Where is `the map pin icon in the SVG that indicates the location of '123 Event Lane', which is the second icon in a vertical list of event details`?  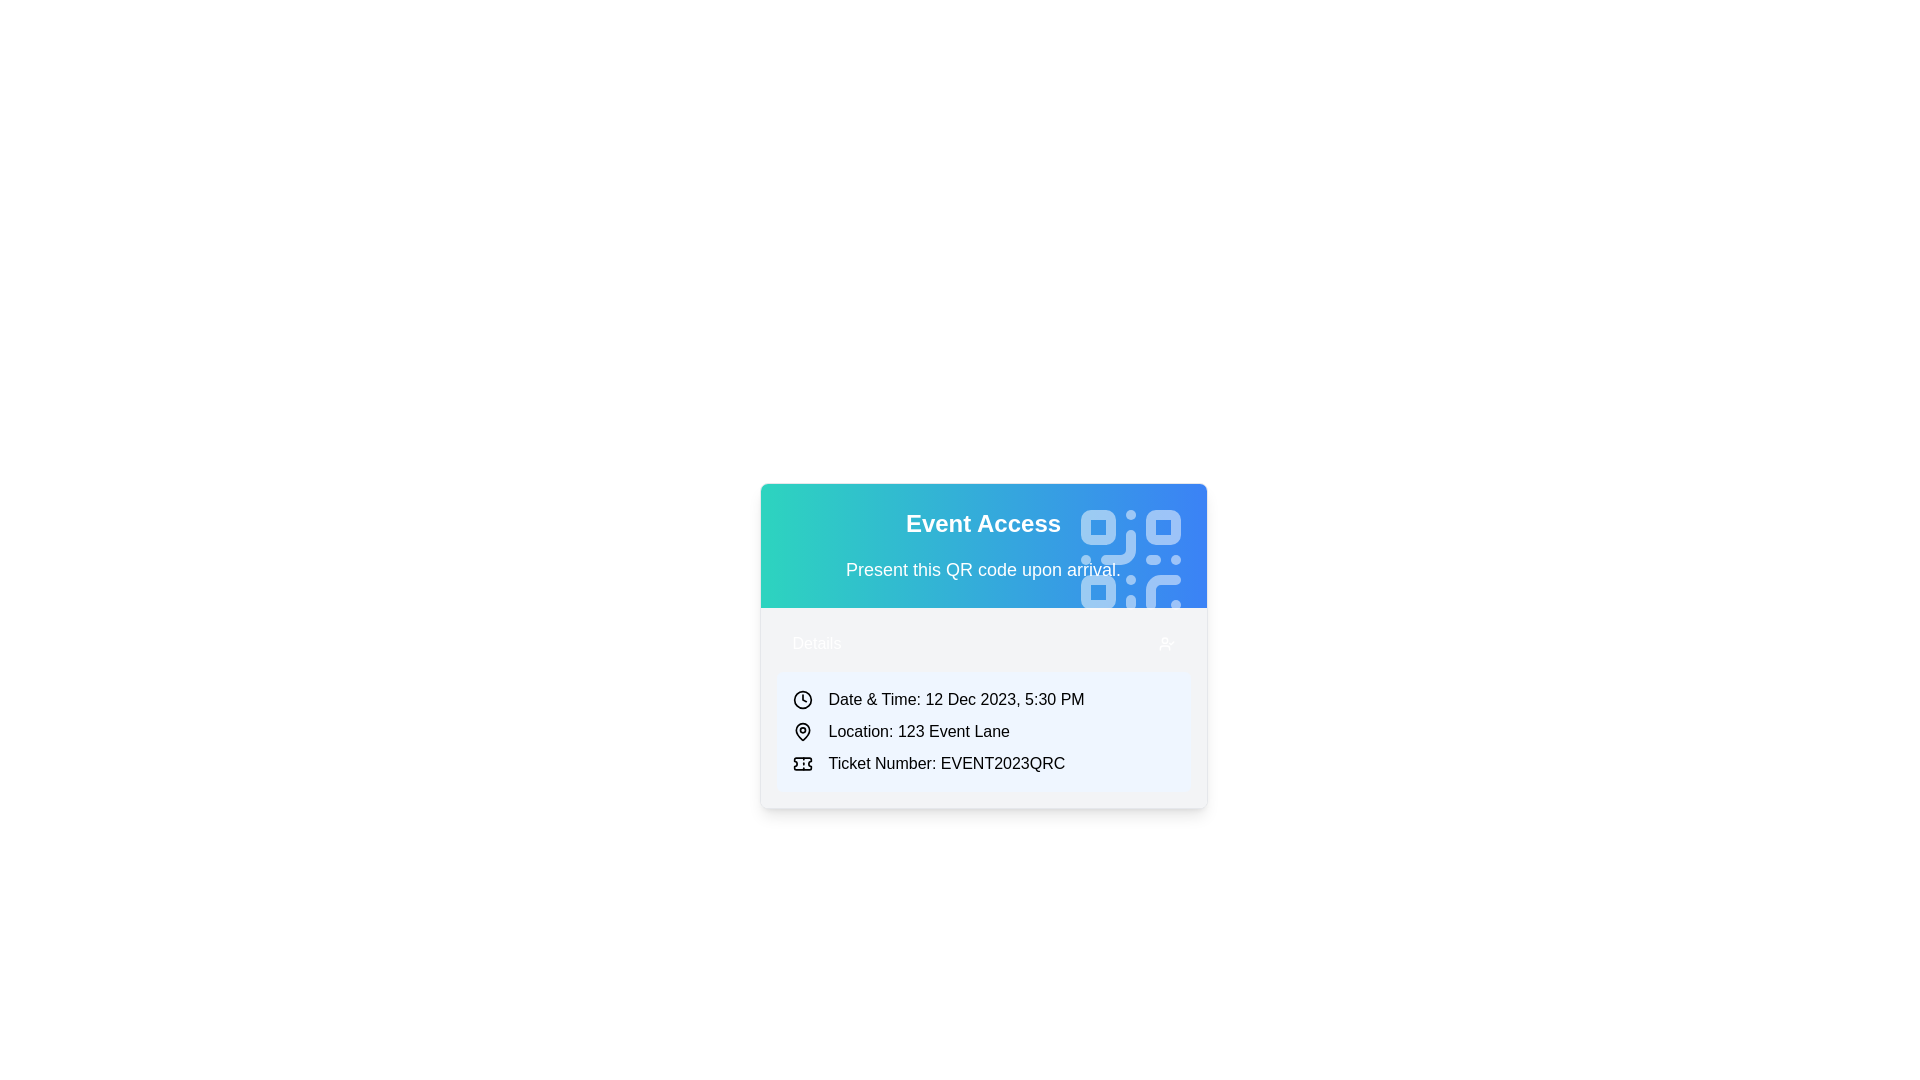
the map pin icon in the SVG that indicates the location of '123 Event Lane', which is the second icon in a vertical list of event details is located at coordinates (802, 732).